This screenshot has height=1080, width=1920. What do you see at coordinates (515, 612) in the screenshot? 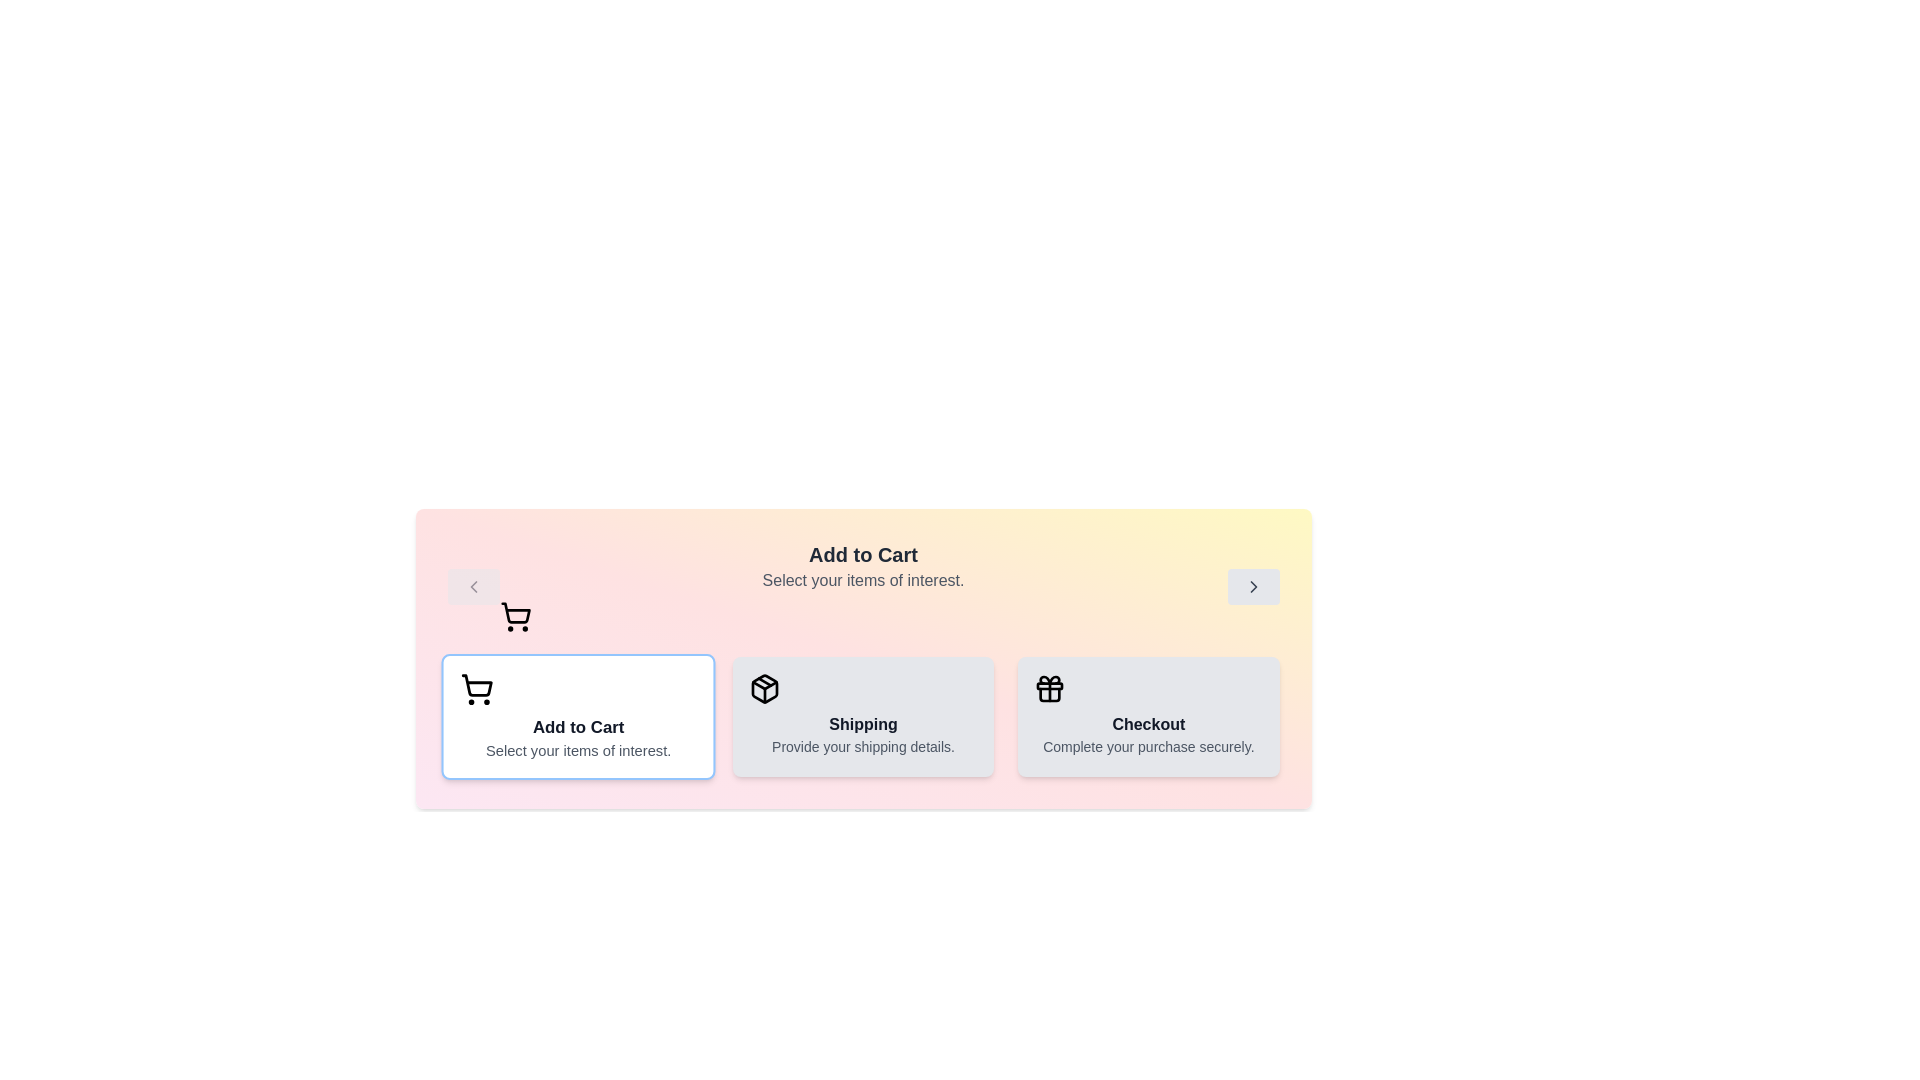
I see `the shopping cart icon, which is an SVG graphic depicted in line art styling, located near the top-left corner of a pastel-colored interface` at bounding box center [515, 612].